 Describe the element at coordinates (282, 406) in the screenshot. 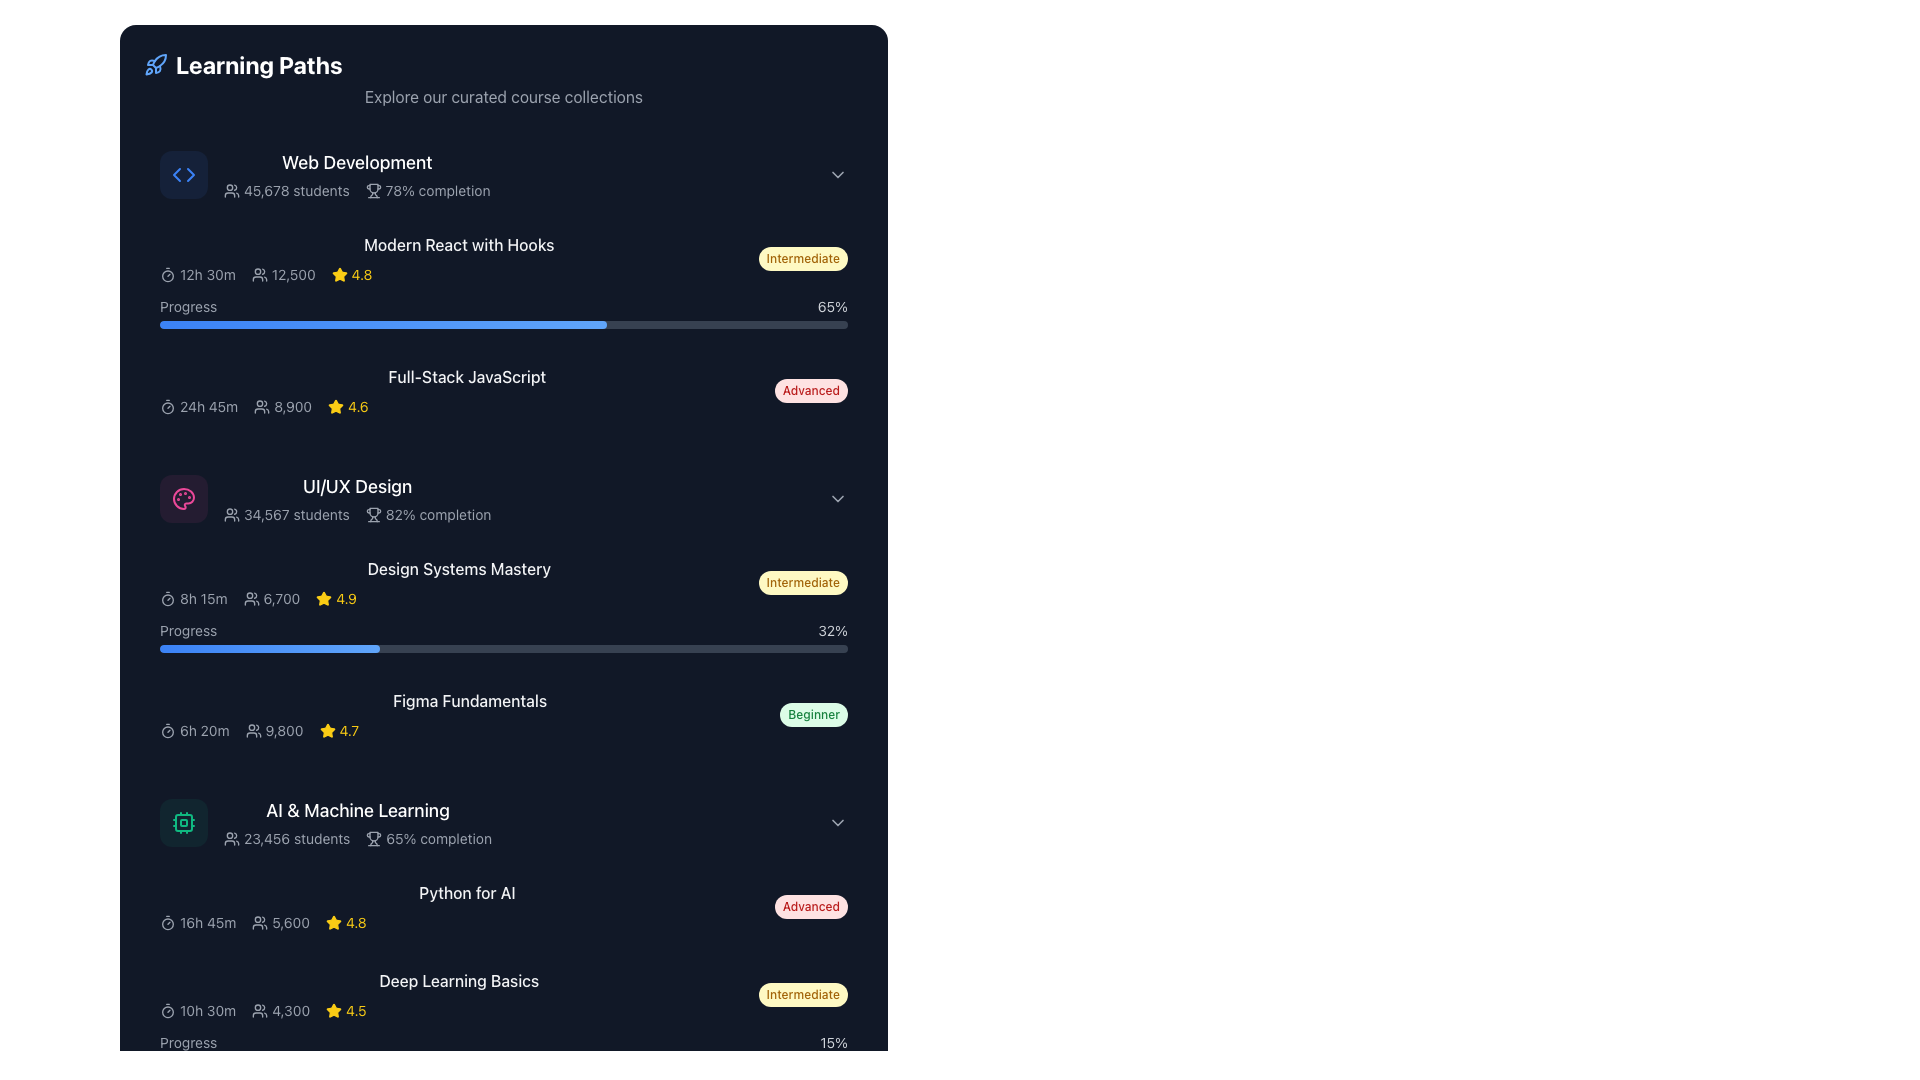

I see `the label indicating the number of participants, which displays '8,900' students enrolled in the course, located in the 'Full-Stack JavaScript' section beneath the '24h 45m' label and before the rating score of 4.6` at that location.